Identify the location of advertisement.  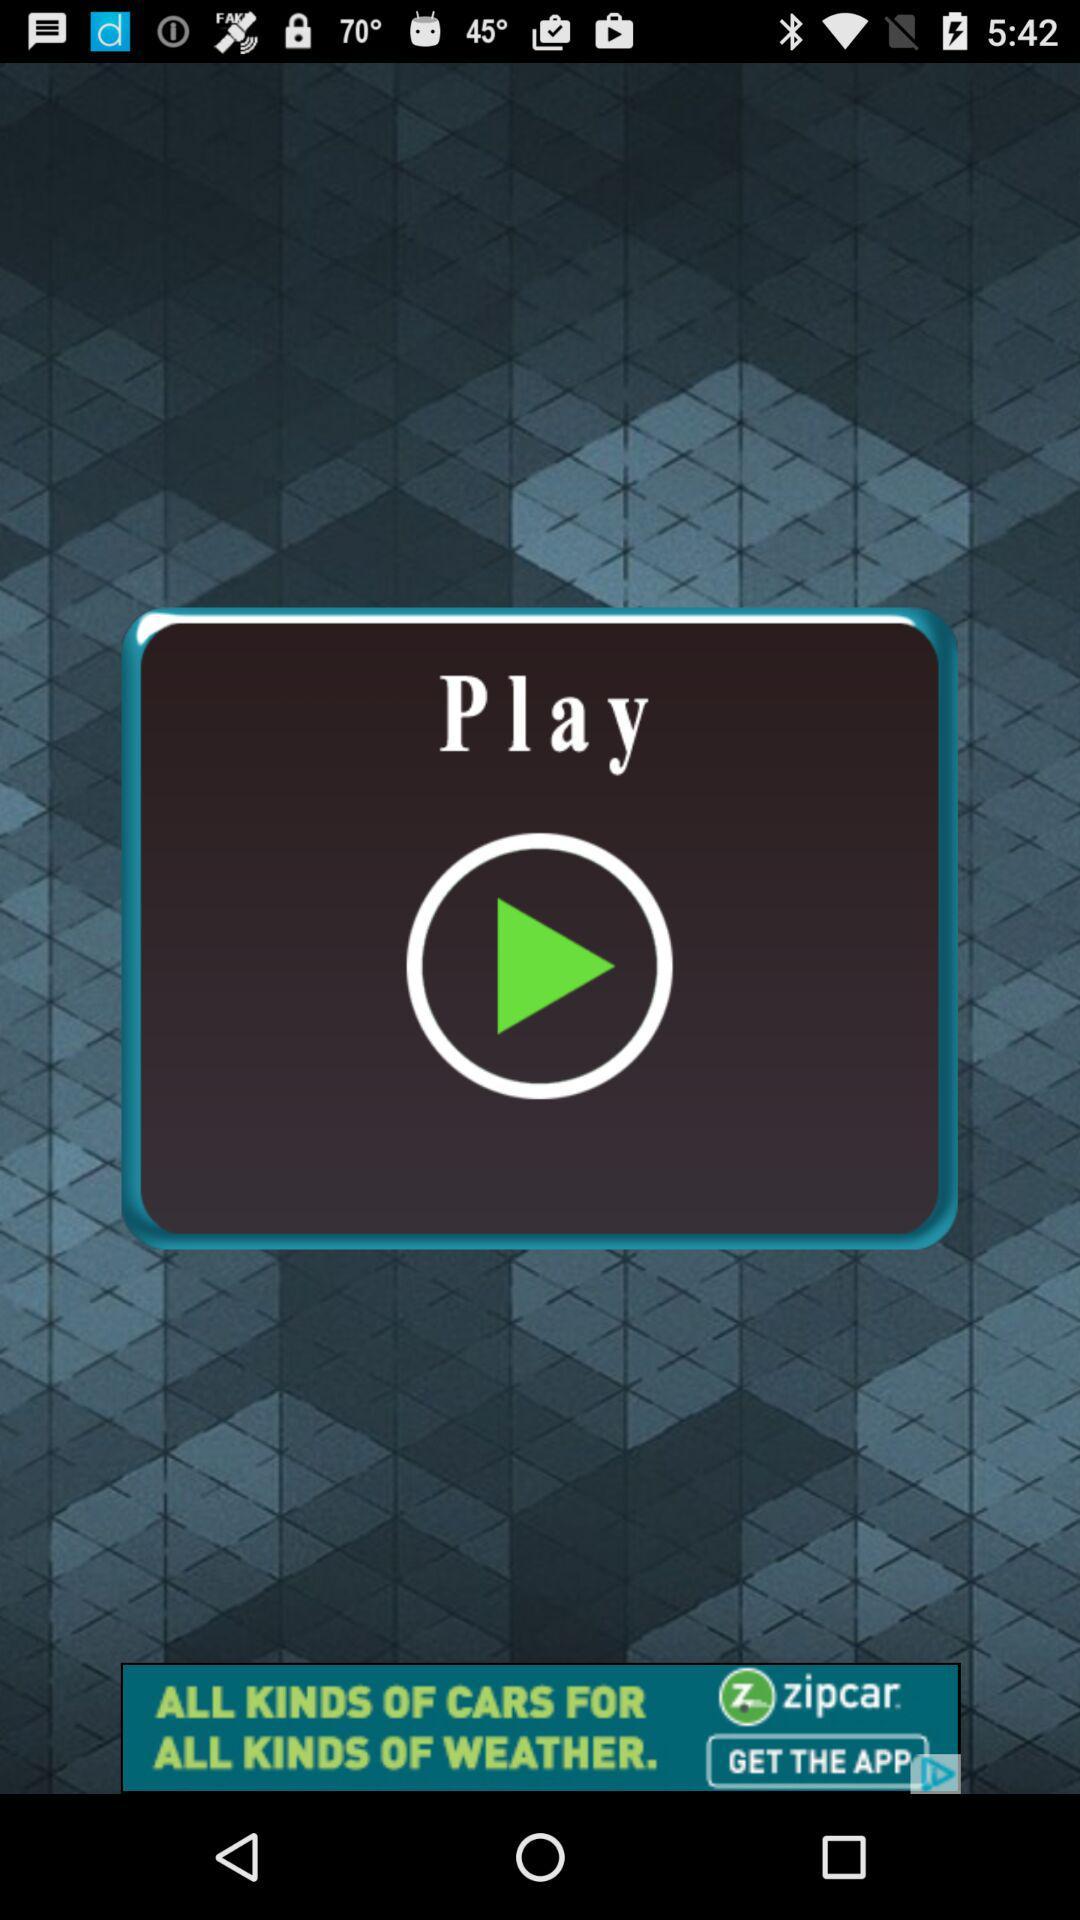
(540, 1727).